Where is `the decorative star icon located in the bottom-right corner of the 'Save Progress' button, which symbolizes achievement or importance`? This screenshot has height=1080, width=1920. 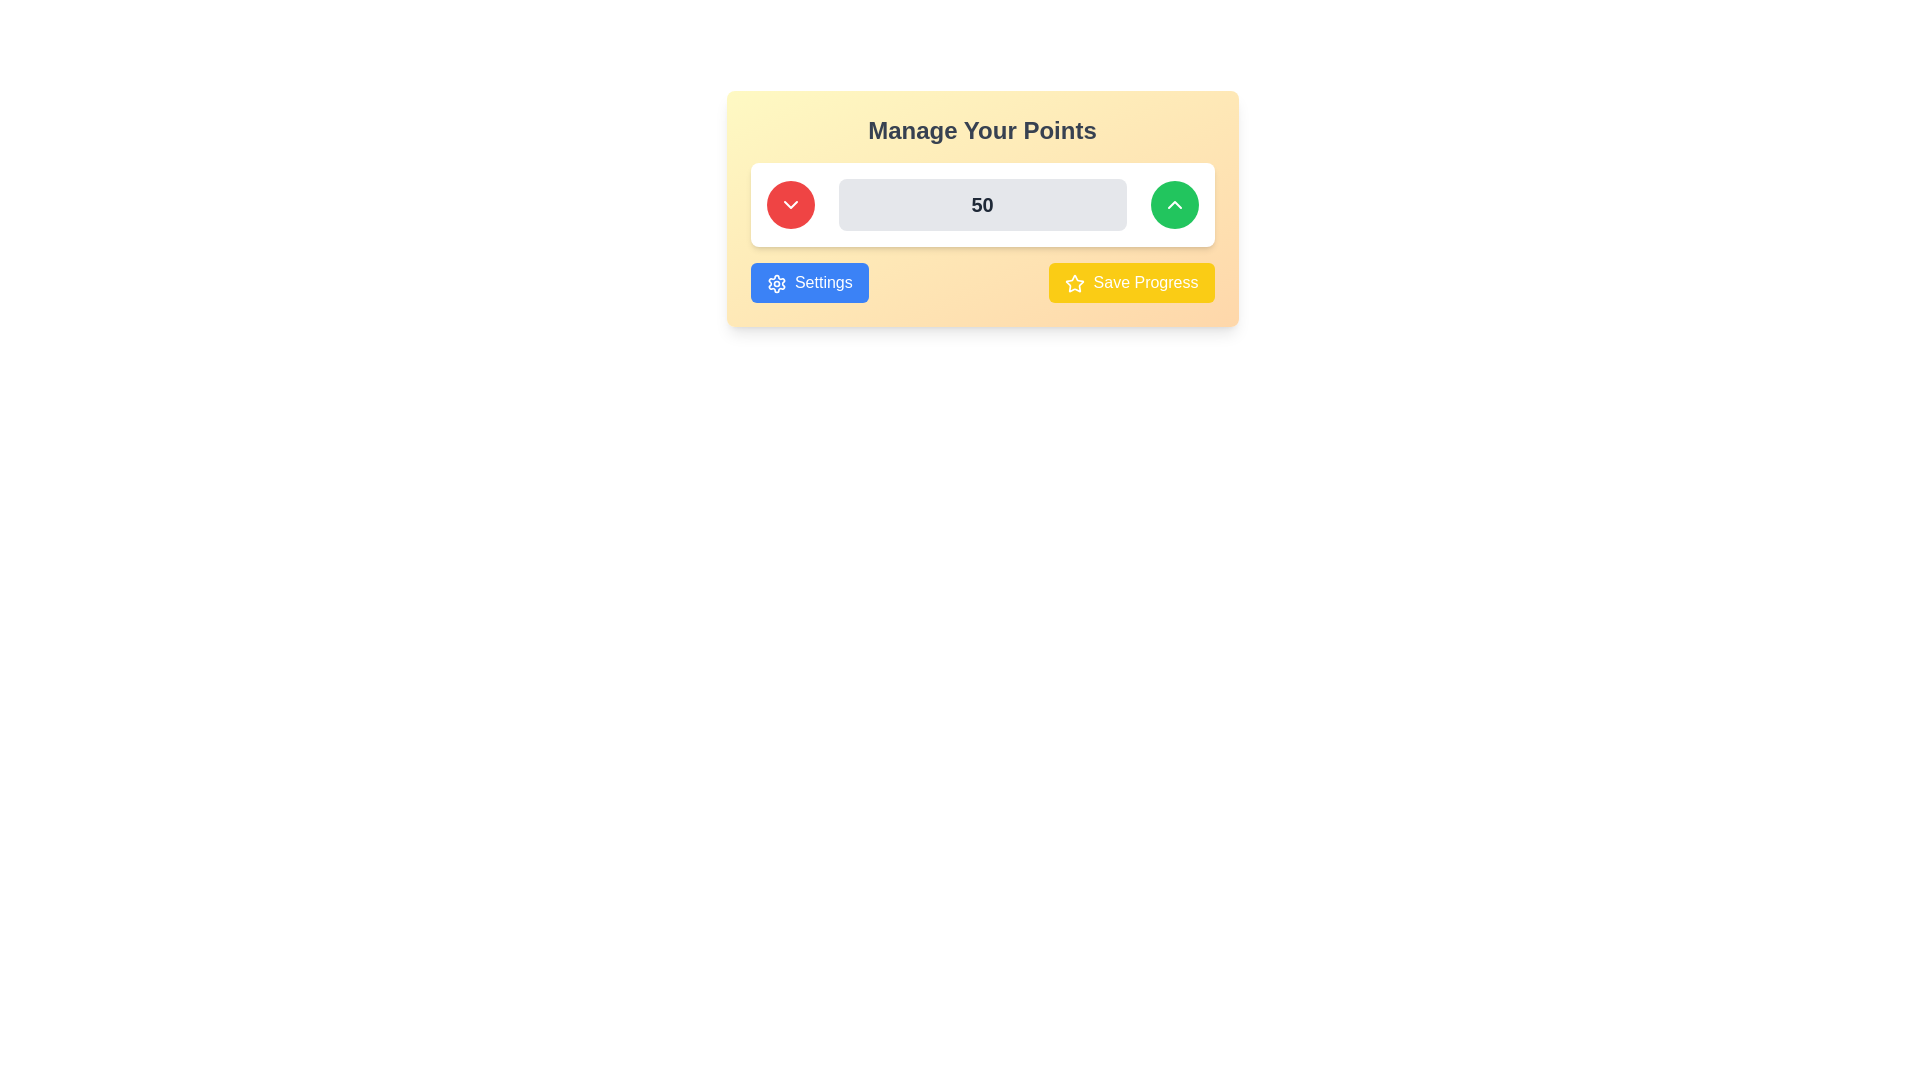 the decorative star icon located in the bottom-right corner of the 'Save Progress' button, which symbolizes achievement or importance is located at coordinates (1074, 283).